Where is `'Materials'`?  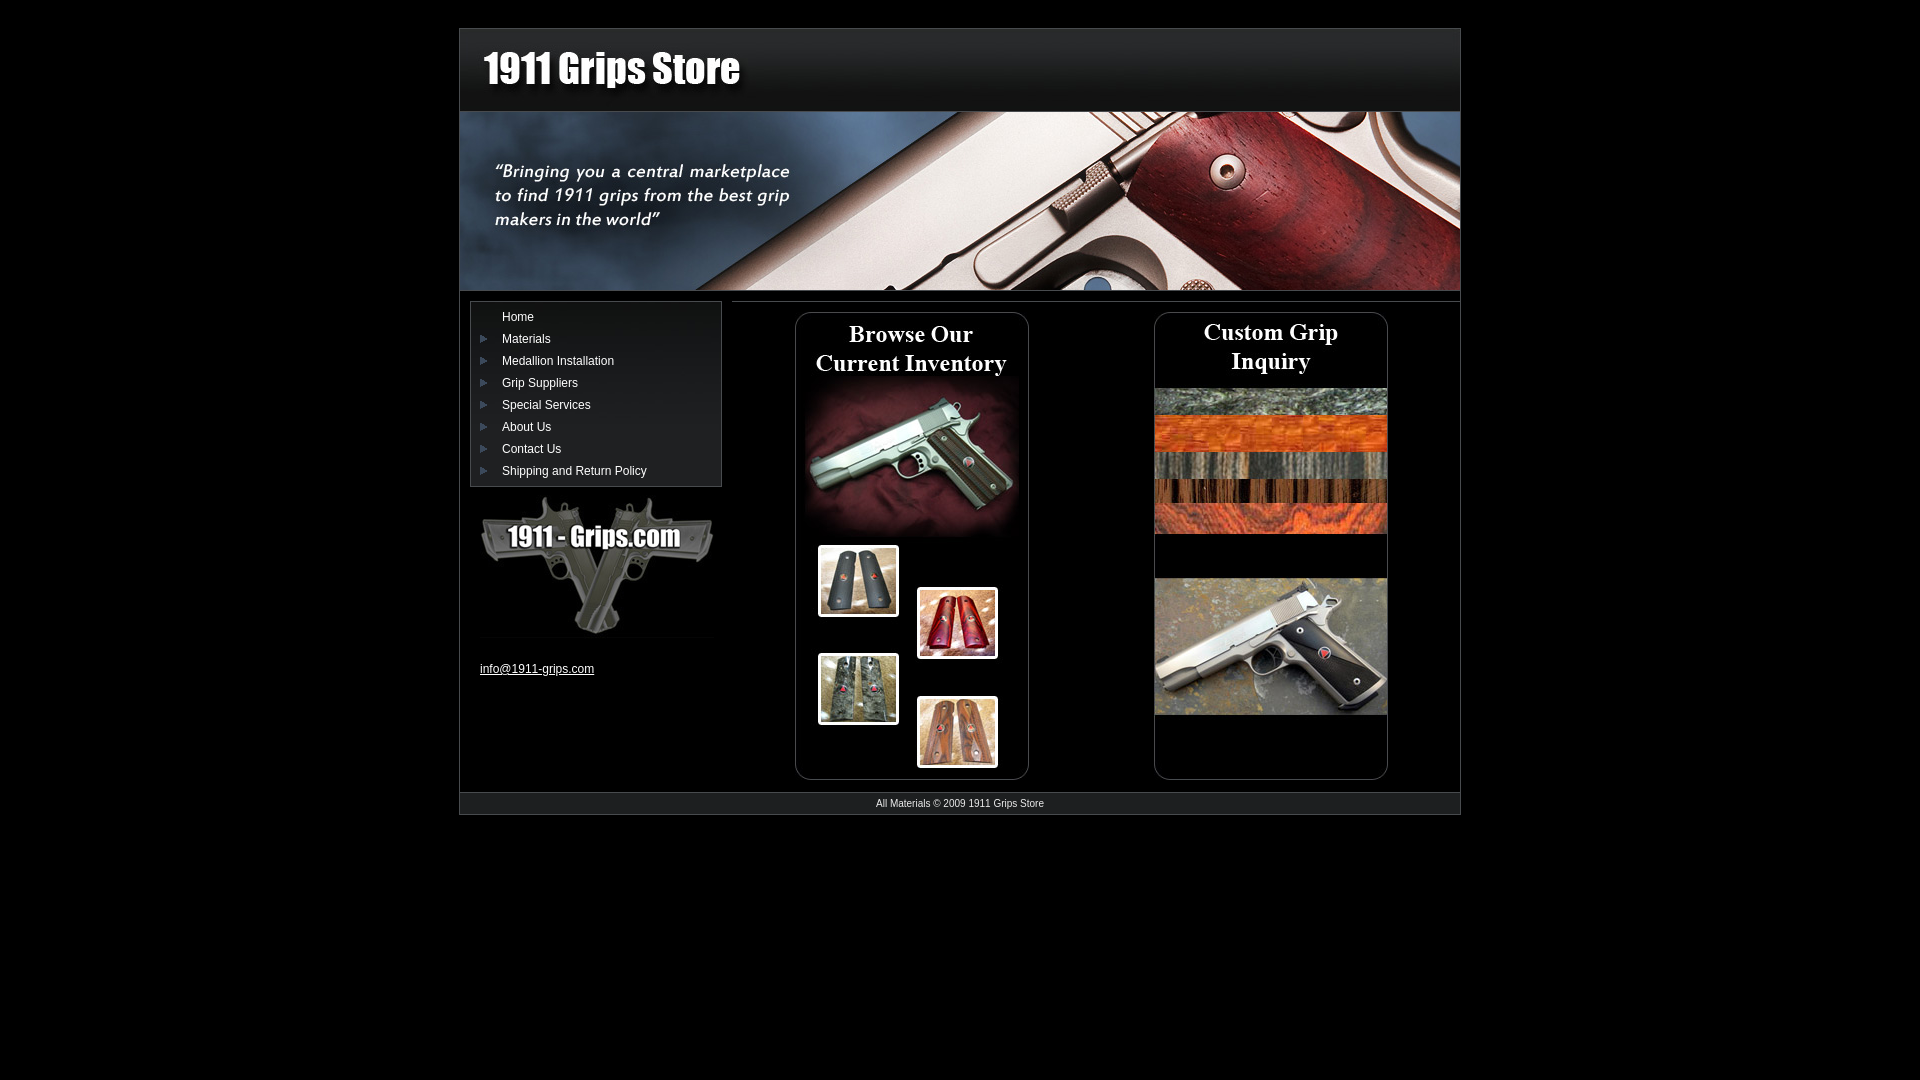 'Materials' is located at coordinates (502, 338).